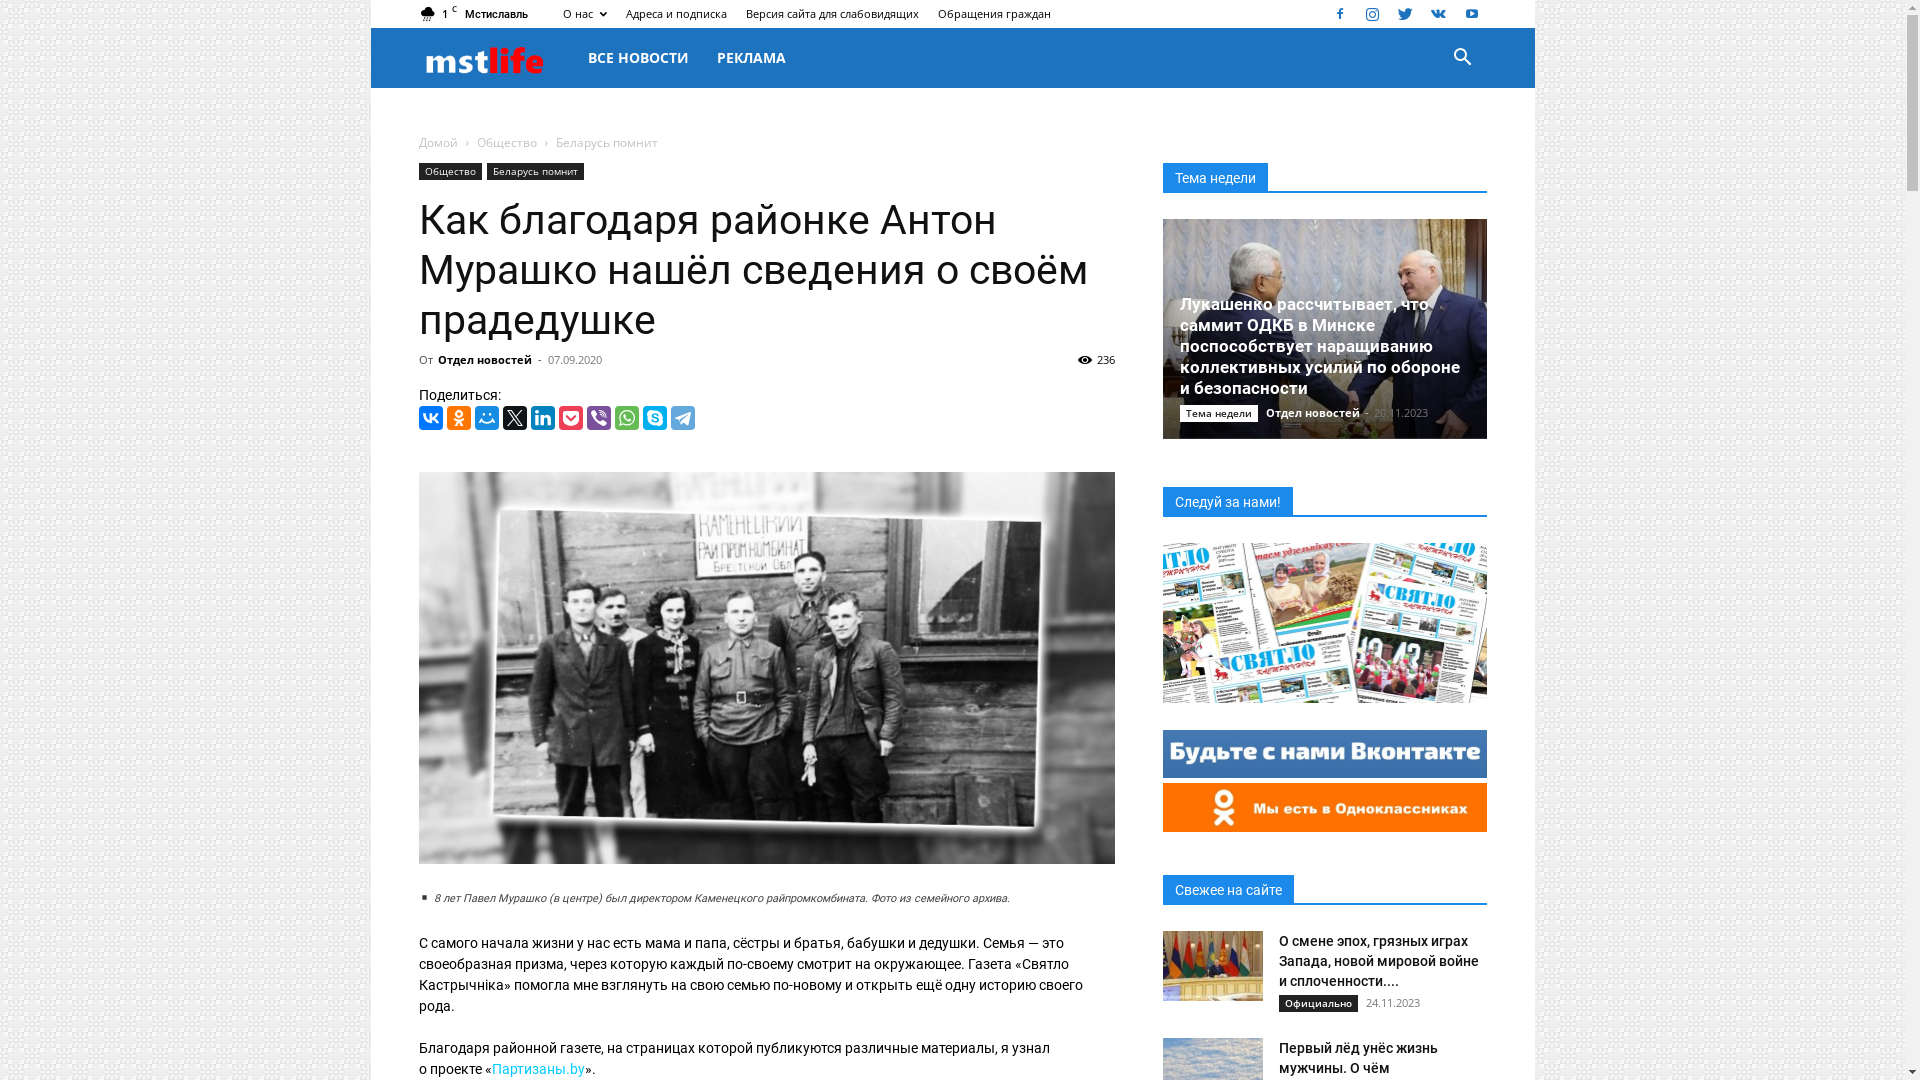 This screenshot has width=1920, height=1080. Describe the element at coordinates (1339, 14) in the screenshot. I see `'Facebook'` at that location.